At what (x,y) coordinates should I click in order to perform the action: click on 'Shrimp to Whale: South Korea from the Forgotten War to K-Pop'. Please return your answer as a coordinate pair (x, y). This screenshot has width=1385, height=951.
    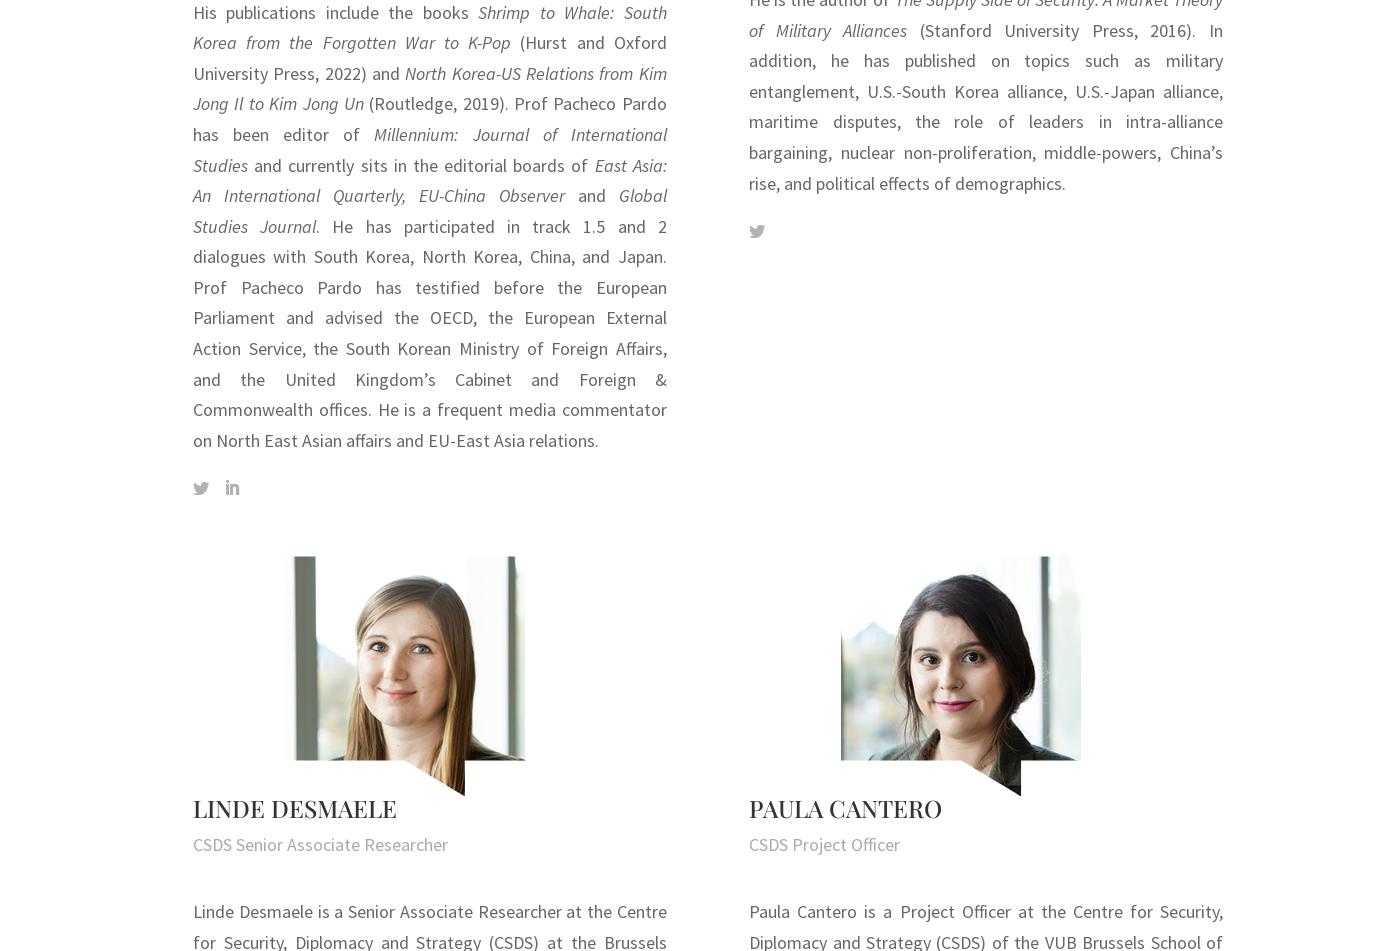
    Looking at the image, I should click on (428, 27).